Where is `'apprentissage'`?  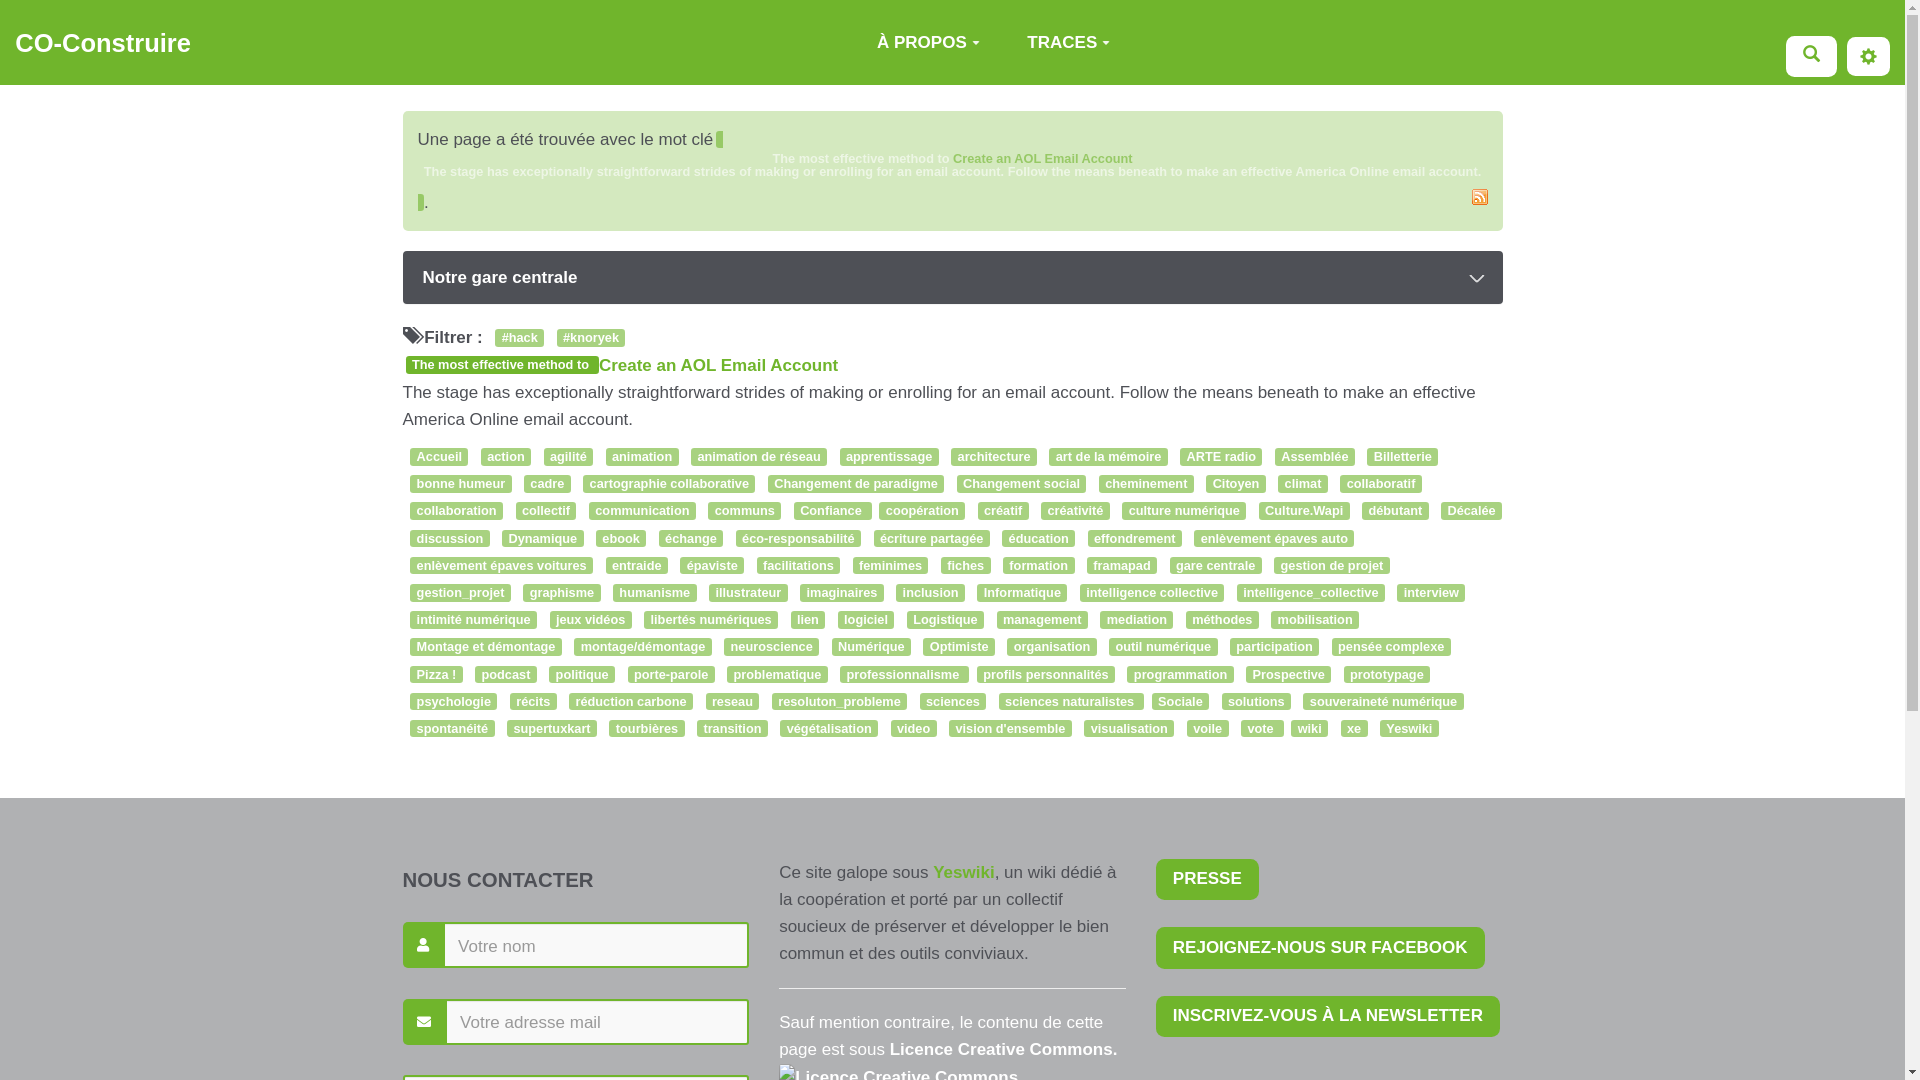
'apprentissage' is located at coordinates (888, 456).